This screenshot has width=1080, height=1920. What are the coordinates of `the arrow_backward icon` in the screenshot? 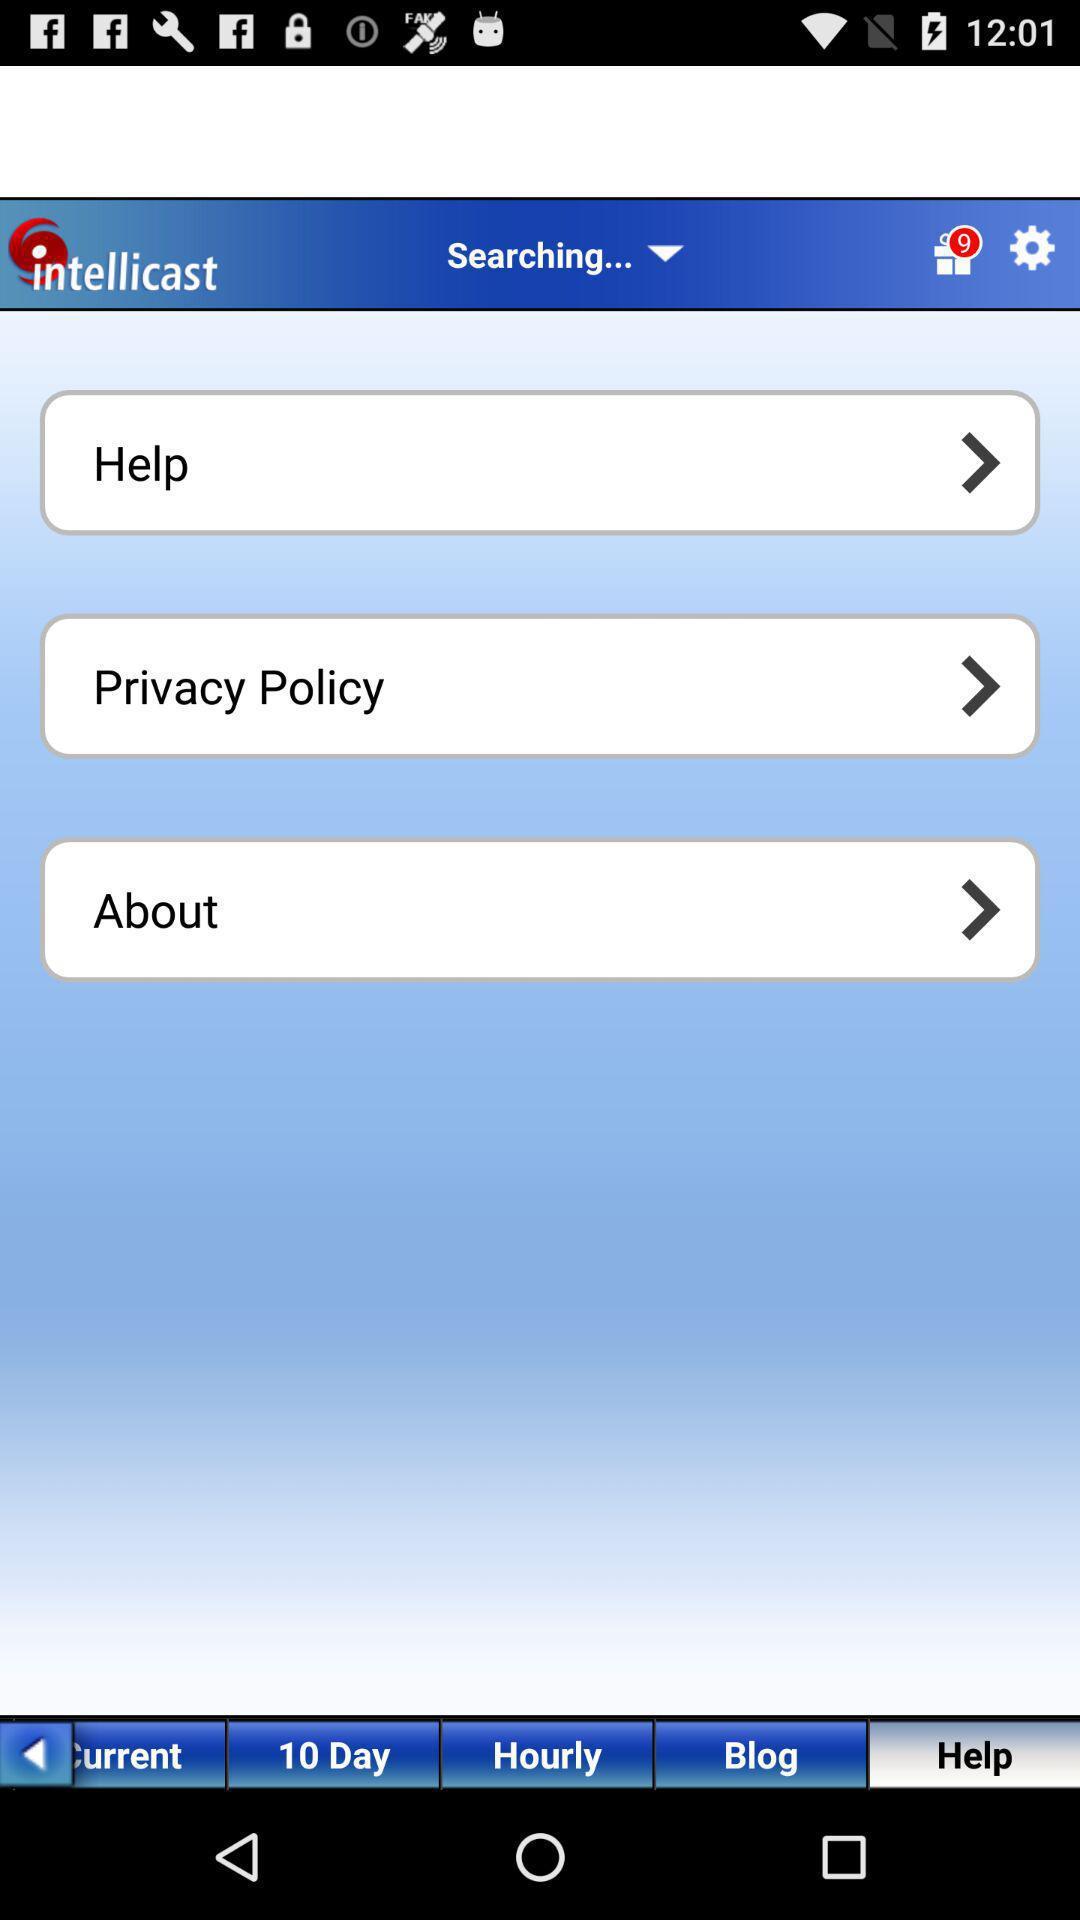 It's located at (48, 1876).